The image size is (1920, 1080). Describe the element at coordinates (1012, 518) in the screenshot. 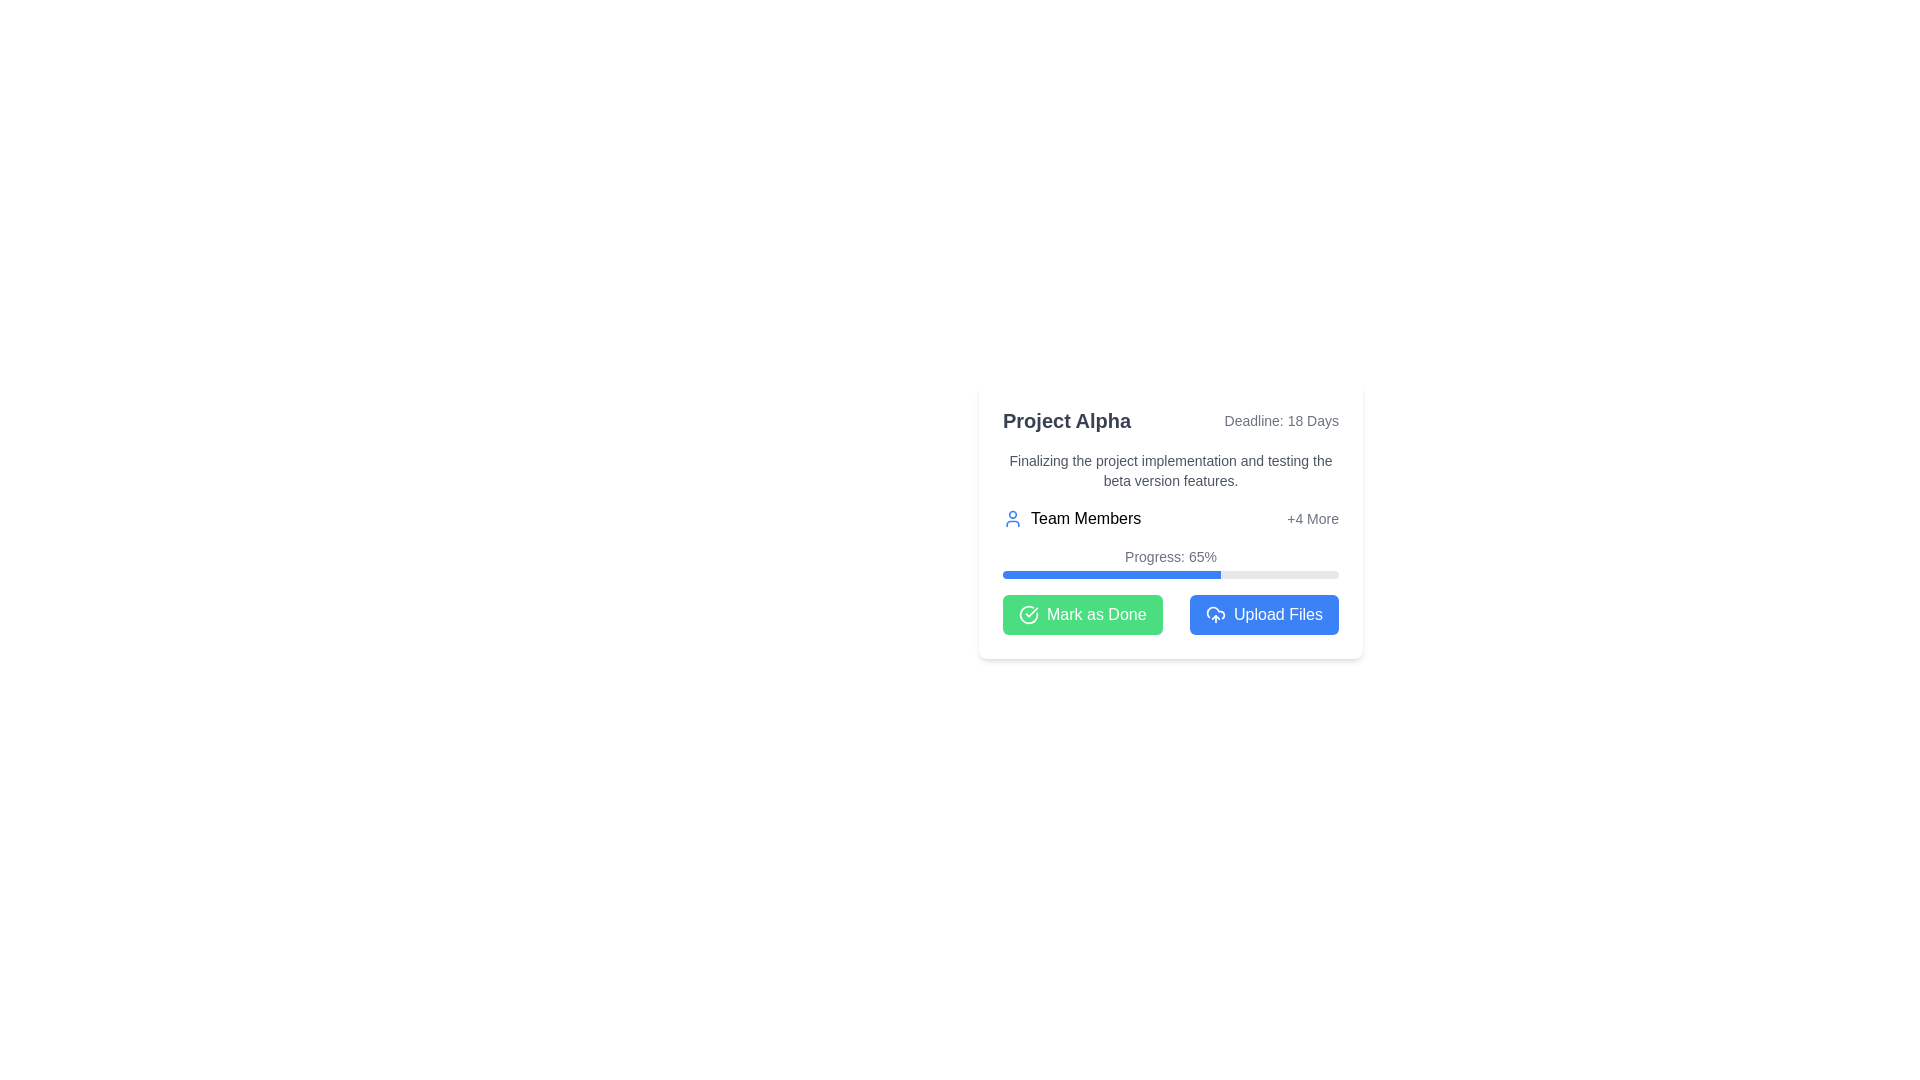

I see `the blue user silhouette SVG icon located to the left of the 'Team Members' text in the upper-middle section of the main interface card` at that location.